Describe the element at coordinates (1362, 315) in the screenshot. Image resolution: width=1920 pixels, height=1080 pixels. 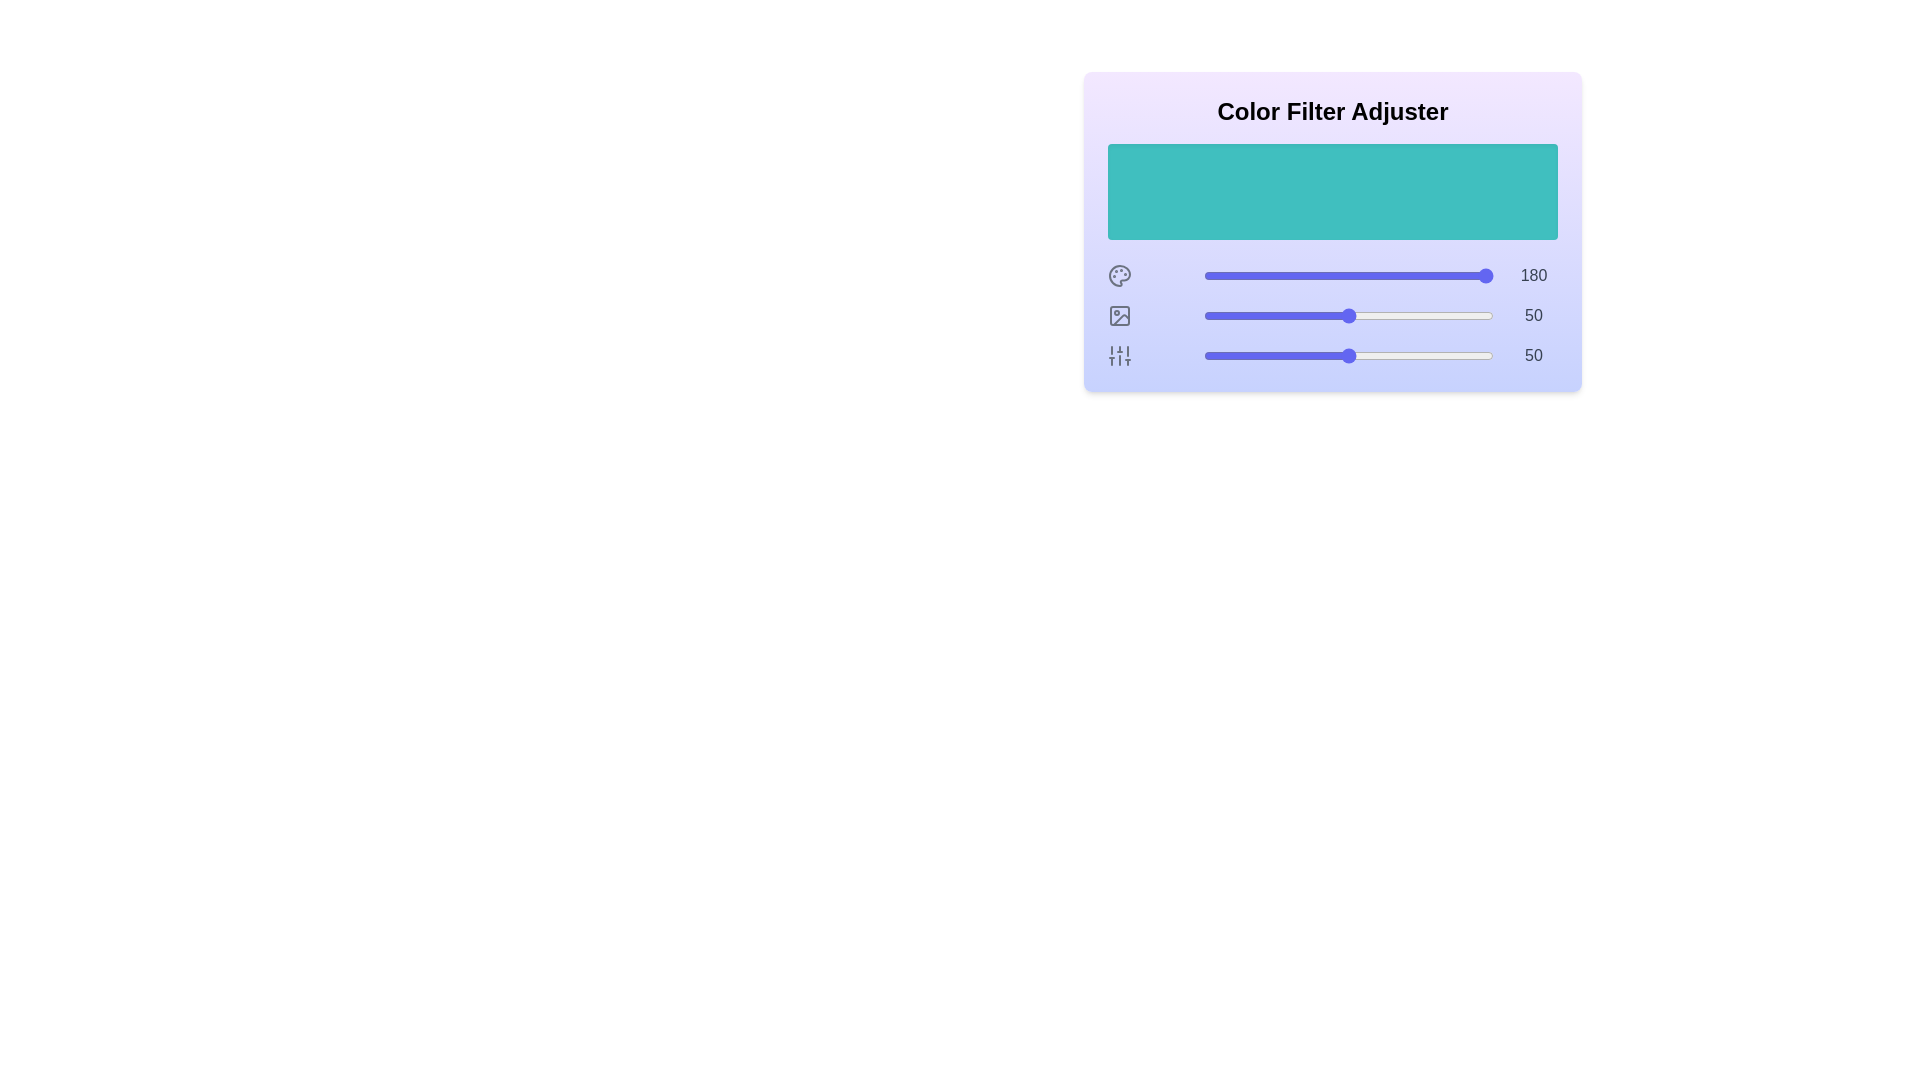
I see `the lightness slider to 55%` at that location.